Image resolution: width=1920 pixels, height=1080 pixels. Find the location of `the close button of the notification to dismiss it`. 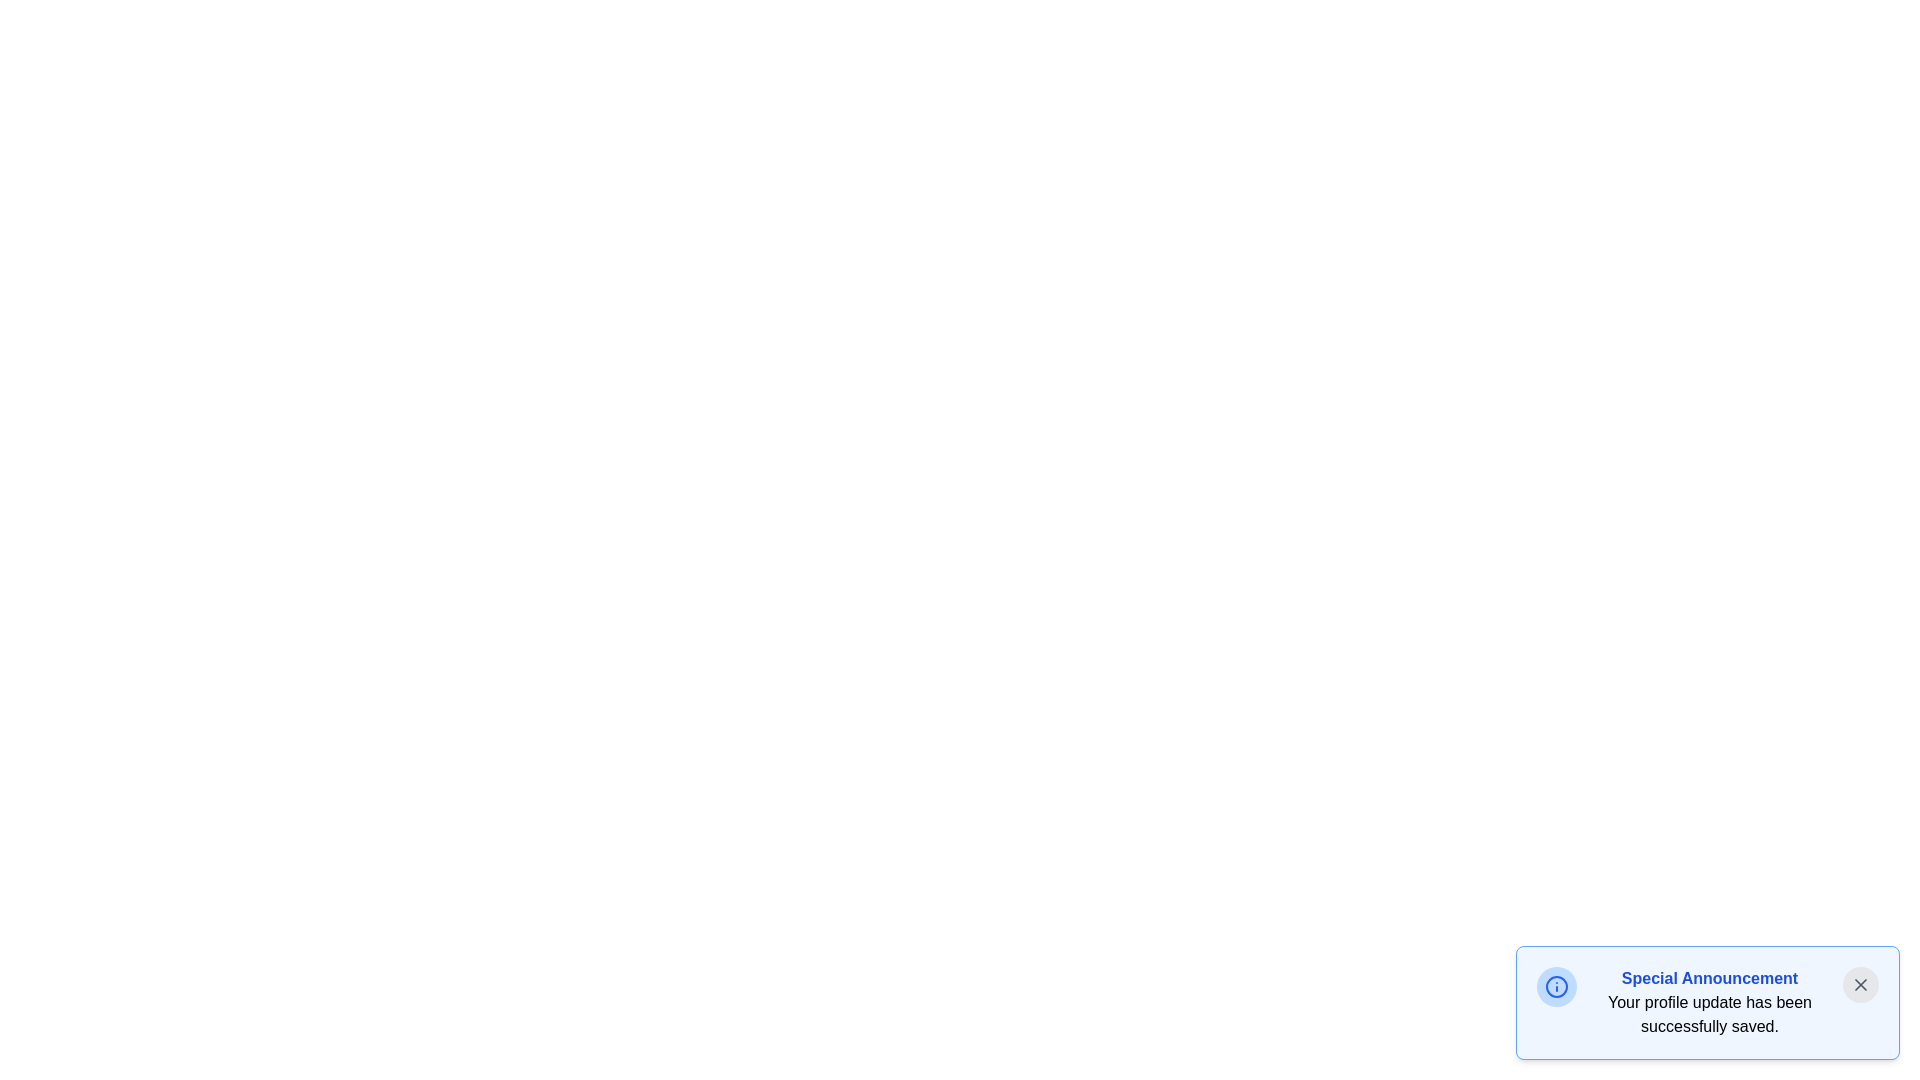

the close button of the notification to dismiss it is located at coordinates (1860, 983).